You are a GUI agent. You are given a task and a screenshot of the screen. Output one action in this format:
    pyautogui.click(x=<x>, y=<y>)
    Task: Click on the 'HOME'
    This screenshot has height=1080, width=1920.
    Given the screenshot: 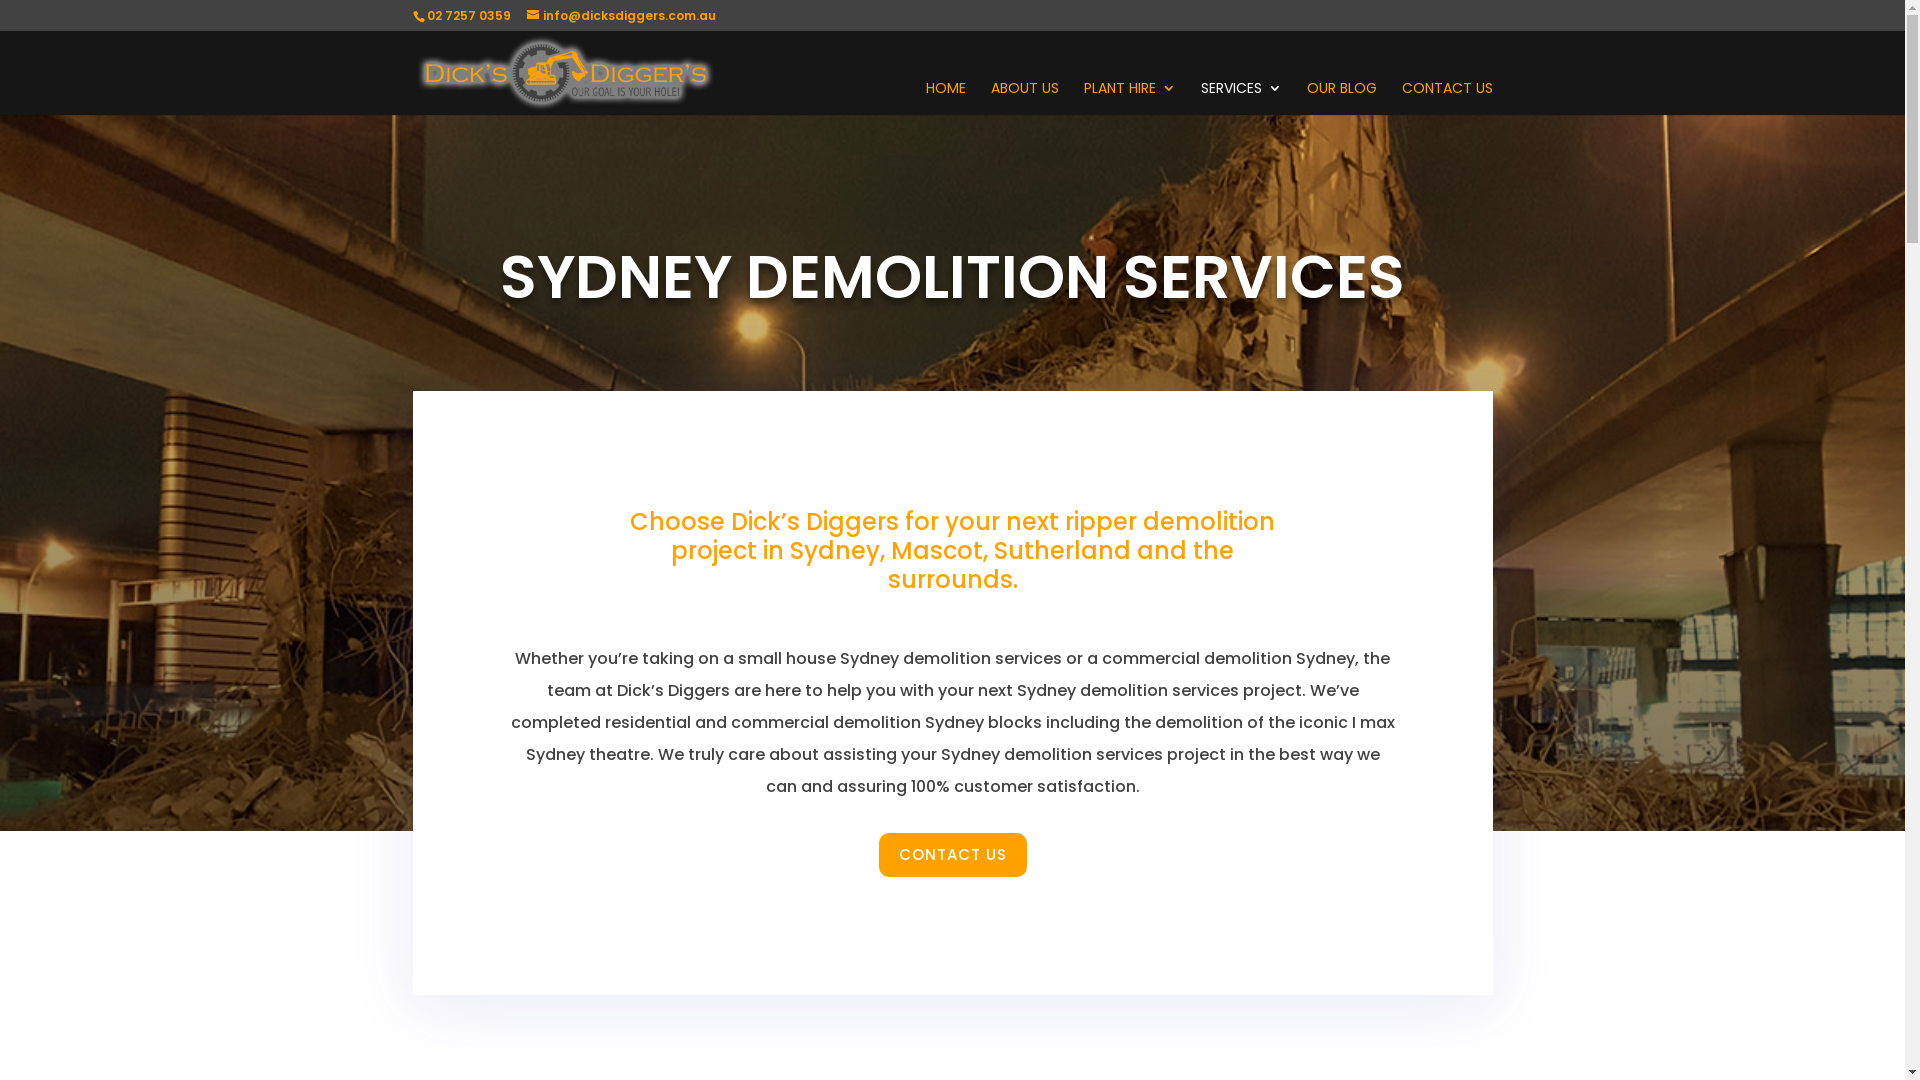 What is the action you would take?
    pyautogui.click(x=925, y=97)
    